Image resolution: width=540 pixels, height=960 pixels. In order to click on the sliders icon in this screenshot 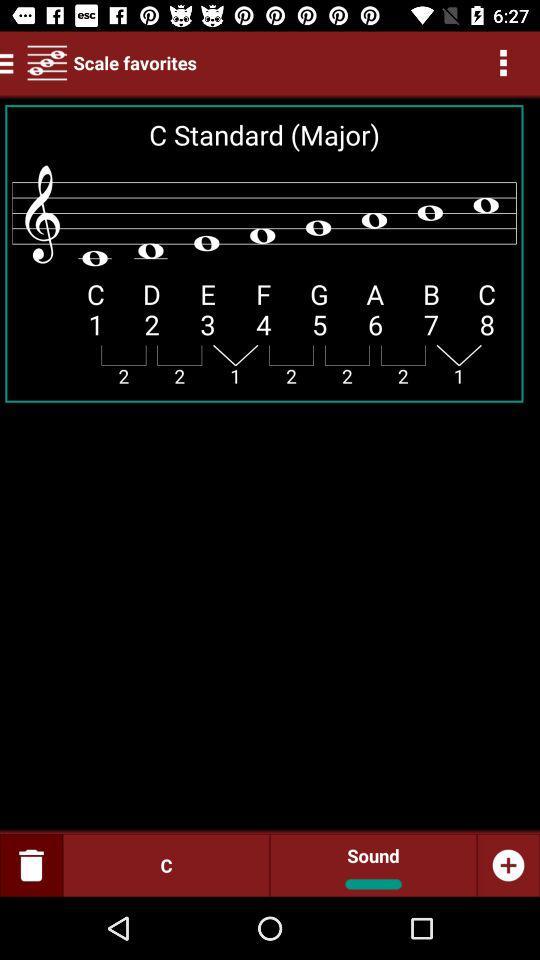, I will do `click(47, 62)`.